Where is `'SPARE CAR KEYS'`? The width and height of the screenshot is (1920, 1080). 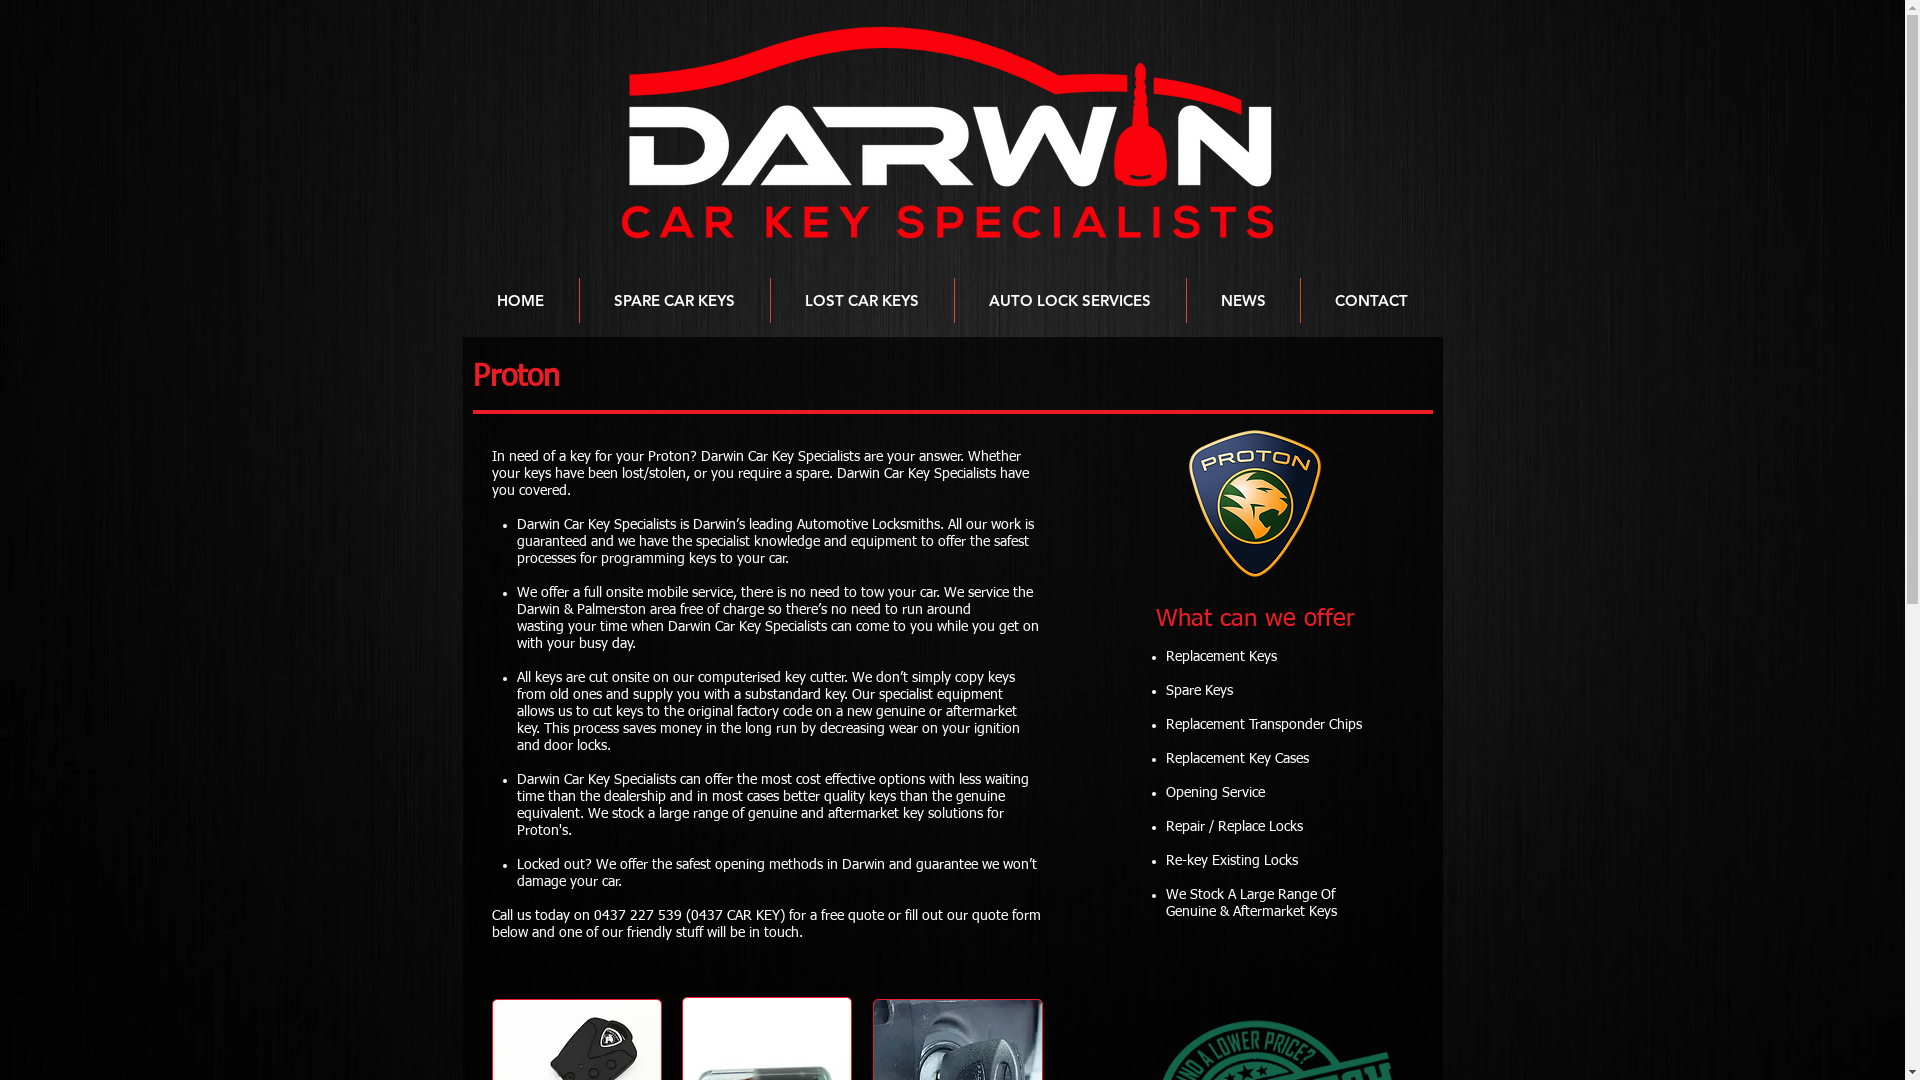
'SPARE CAR KEYS' is located at coordinates (675, 300).